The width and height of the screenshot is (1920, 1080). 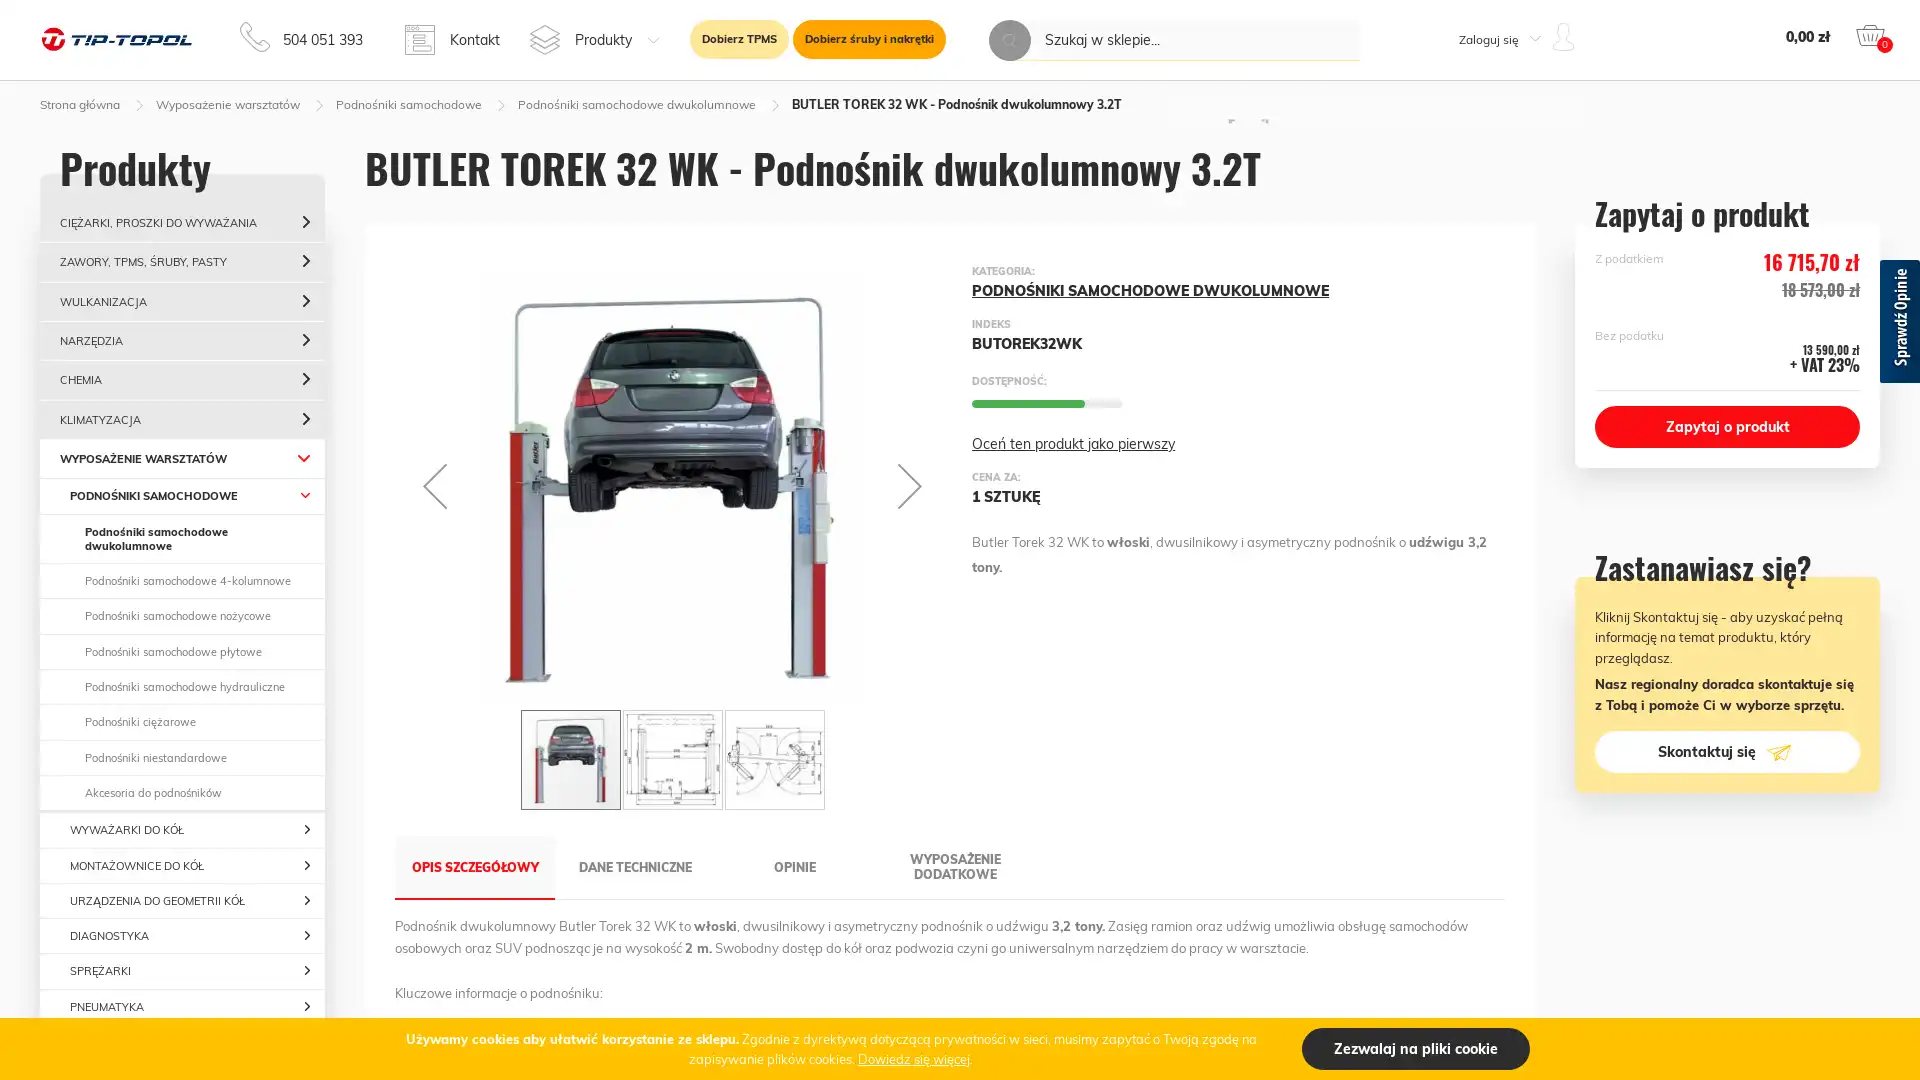 I want to click on Previous, so click(x=434, y=485).